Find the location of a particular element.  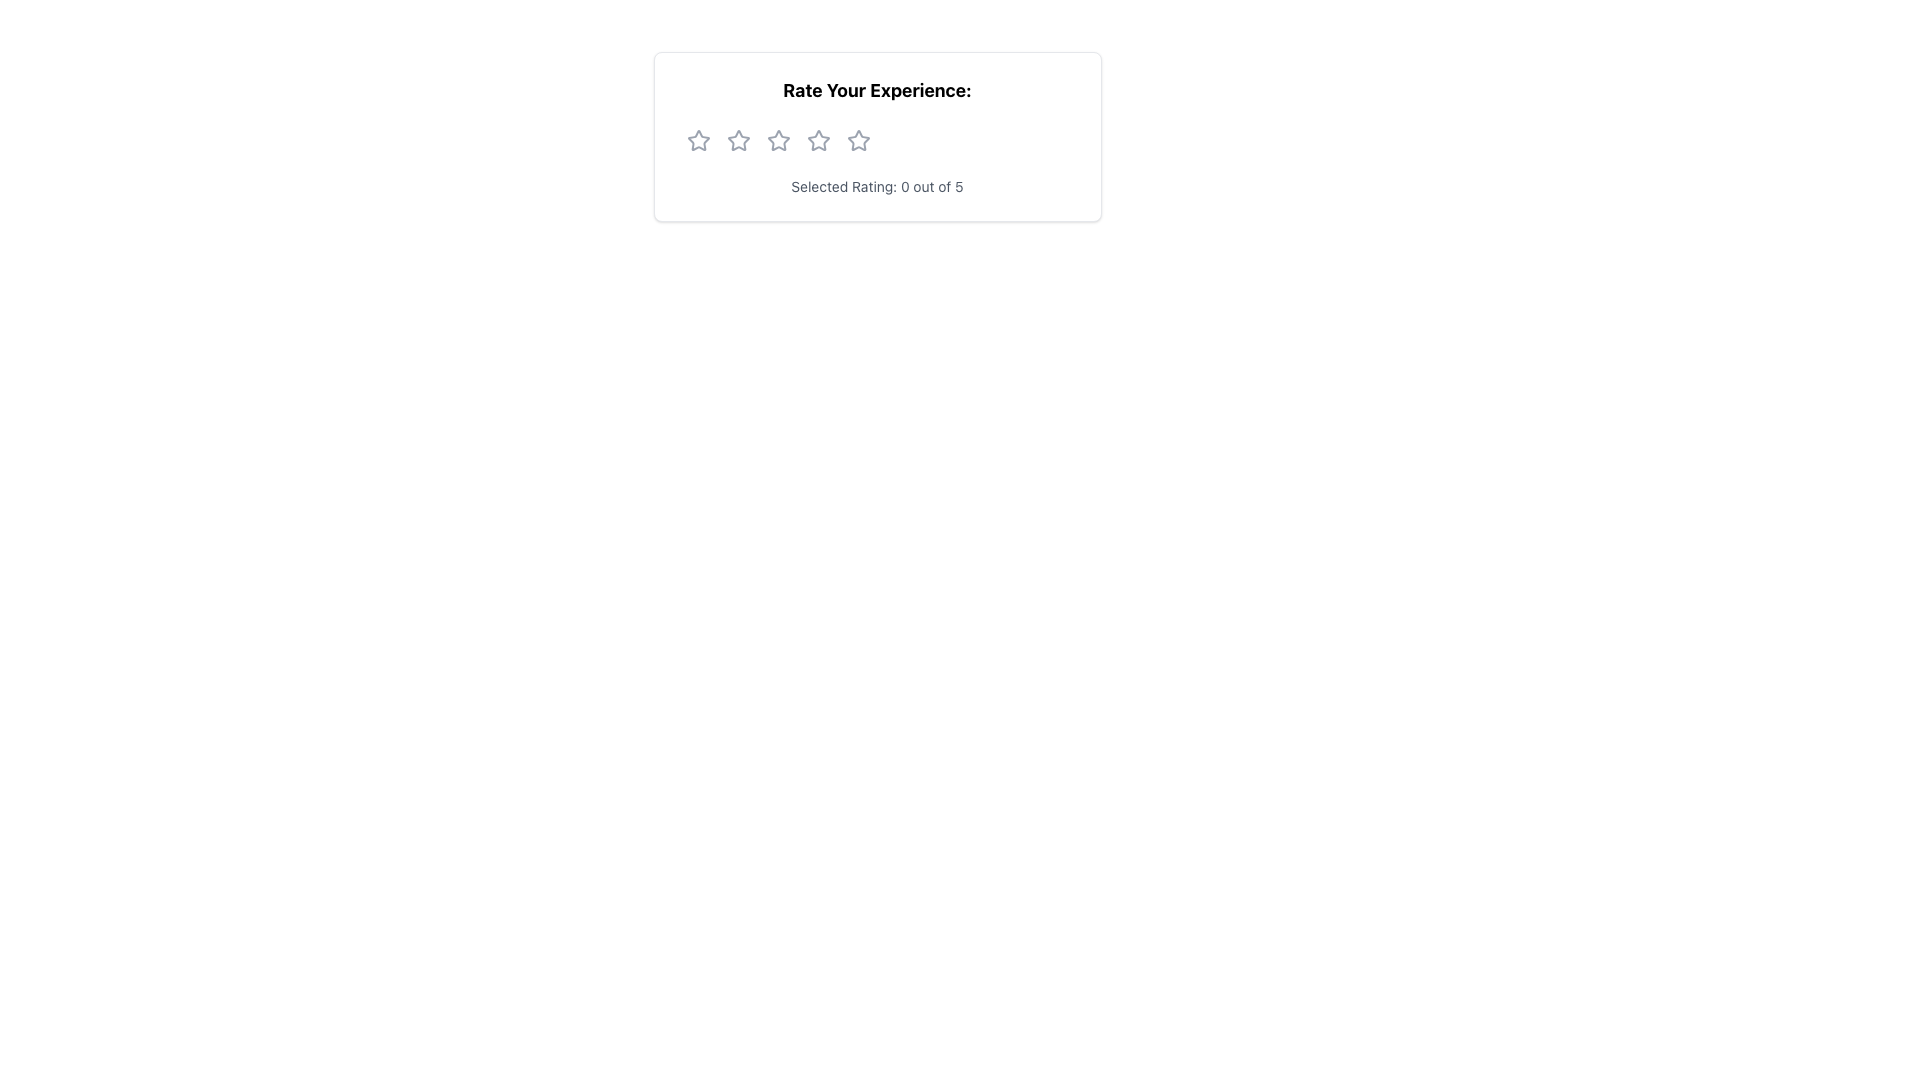

the fourth star in the 5-star rating system to assign a rating of 4 is located at coordinates (858, 140).